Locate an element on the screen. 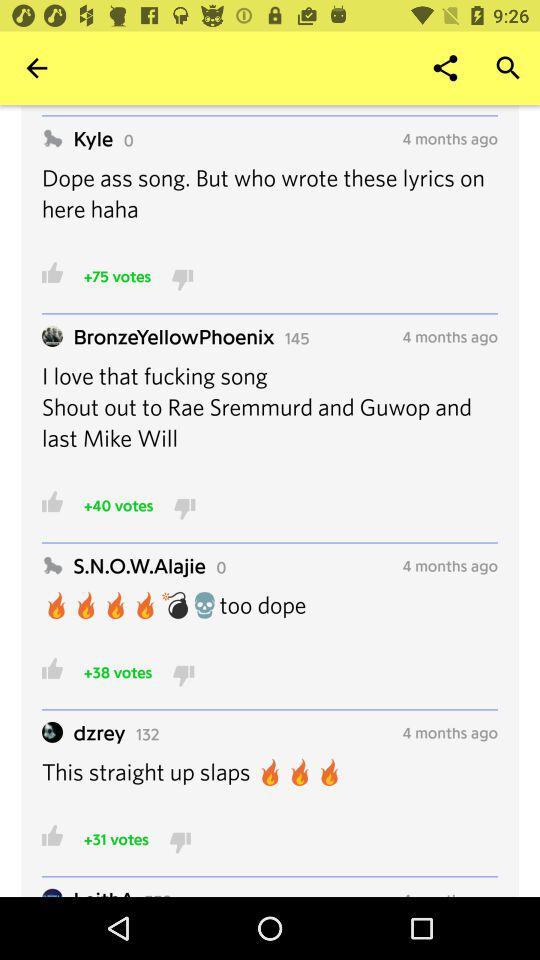 The width and height of the screenshot is (540, 960). the dope ass song item is located at coordinates (270, 206).